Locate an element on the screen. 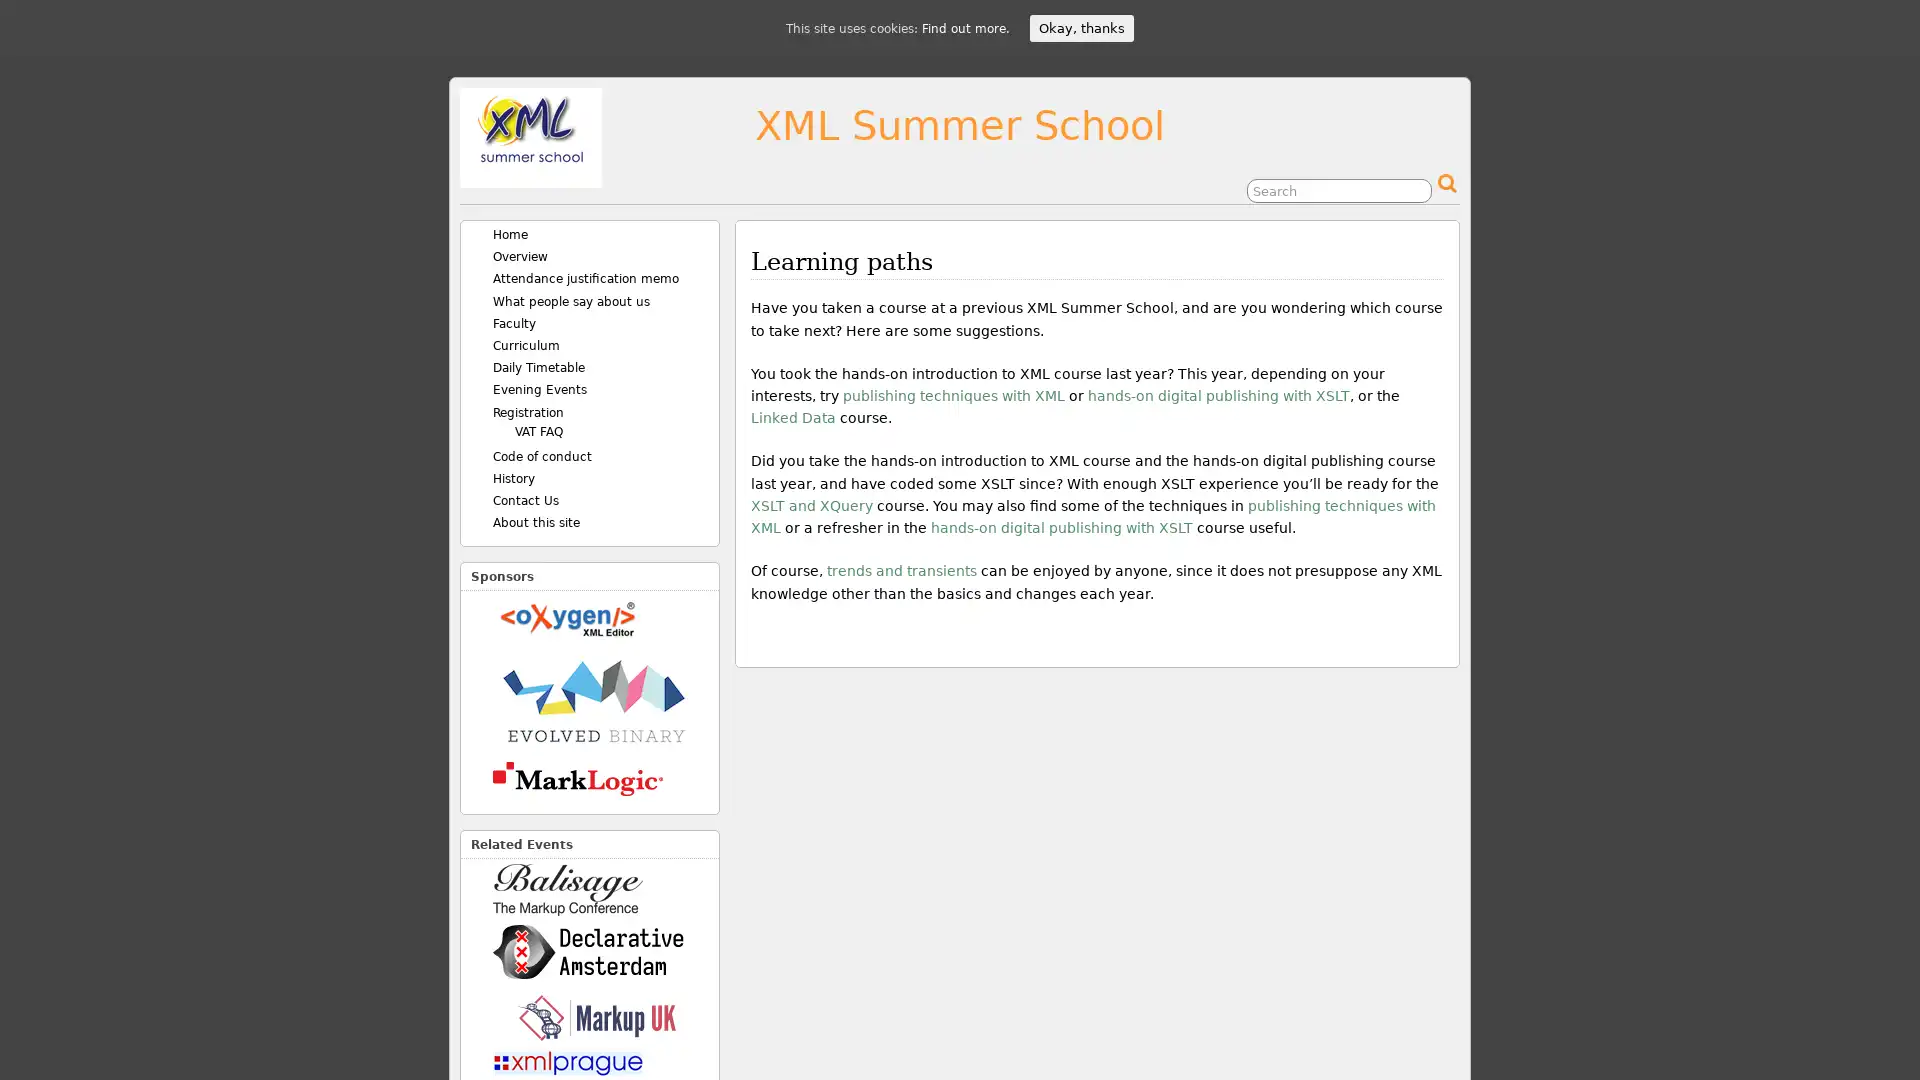 This screenshot has height=1080, width=1920. Okay, thanks is located at coordinates (1080, 28).